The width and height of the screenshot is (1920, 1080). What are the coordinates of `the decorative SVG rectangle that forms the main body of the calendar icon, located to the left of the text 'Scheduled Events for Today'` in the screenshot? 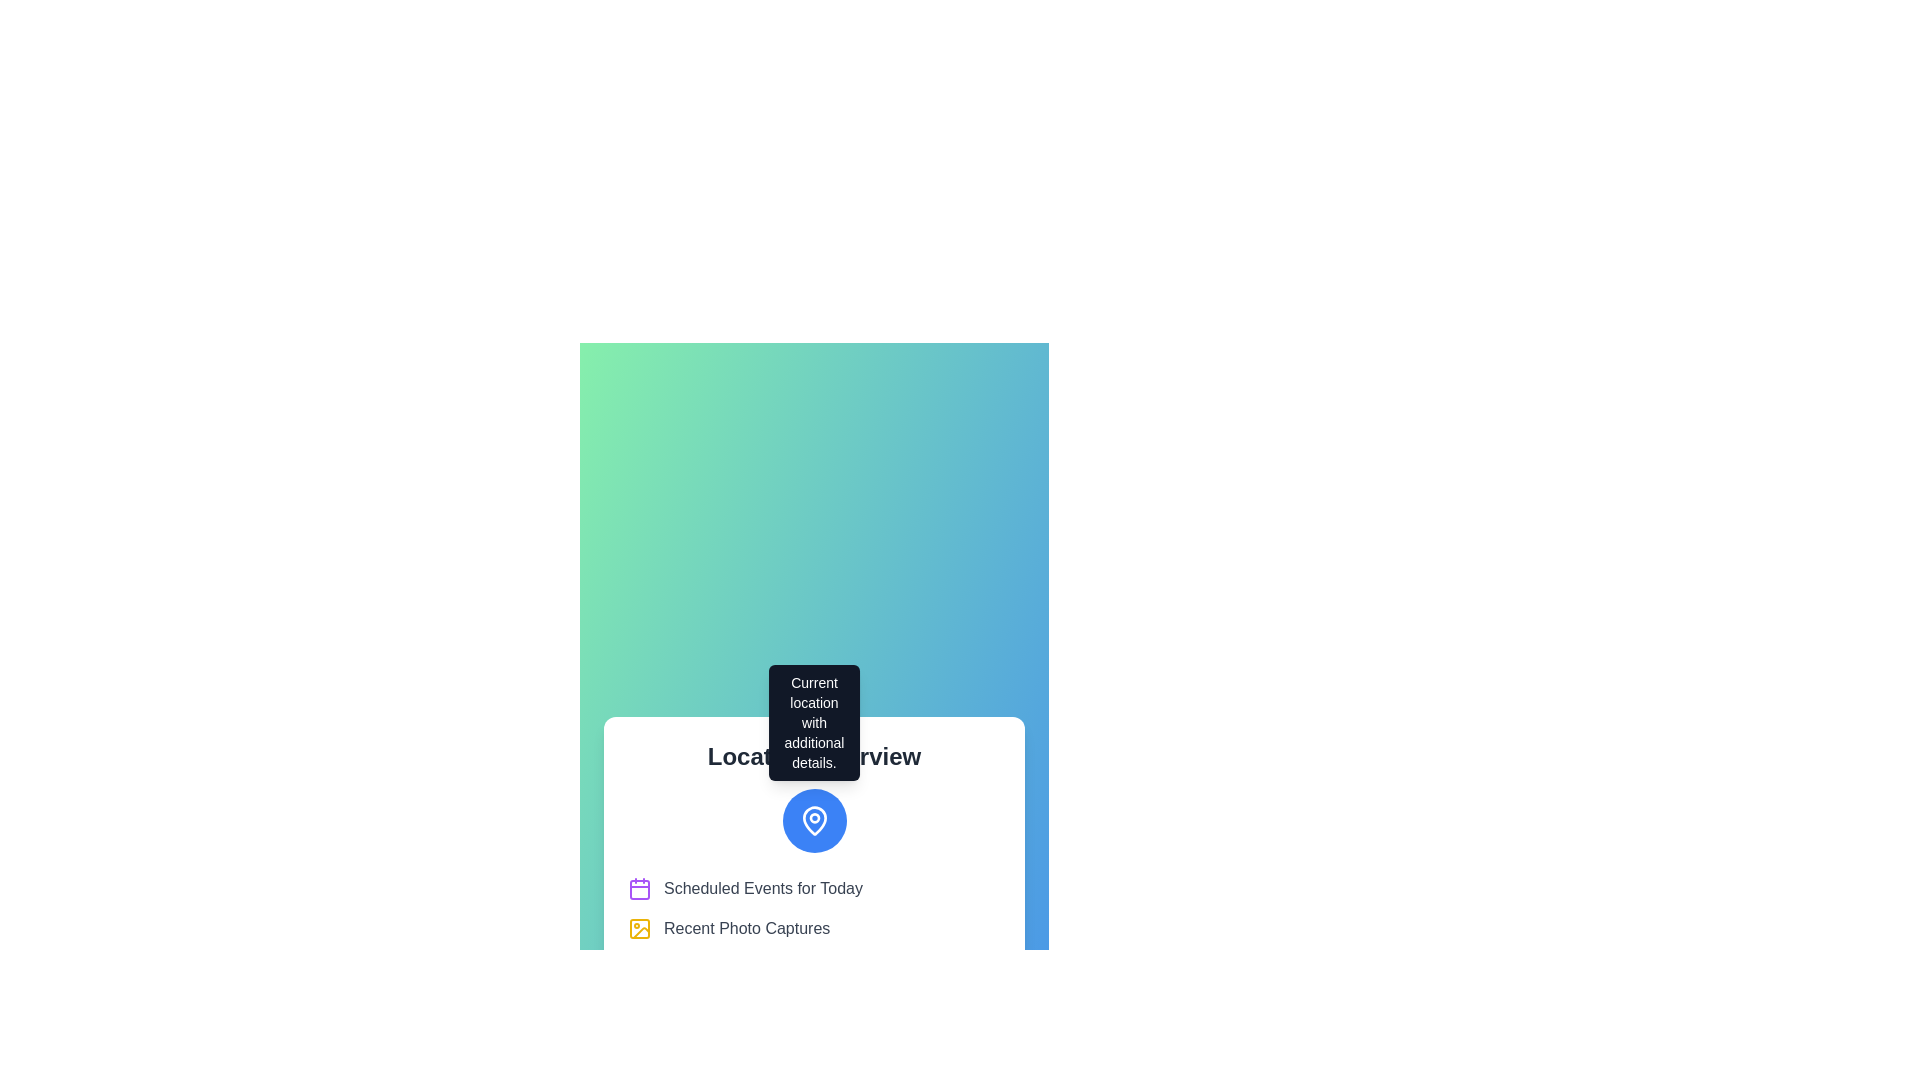 It's located at (638, 889).